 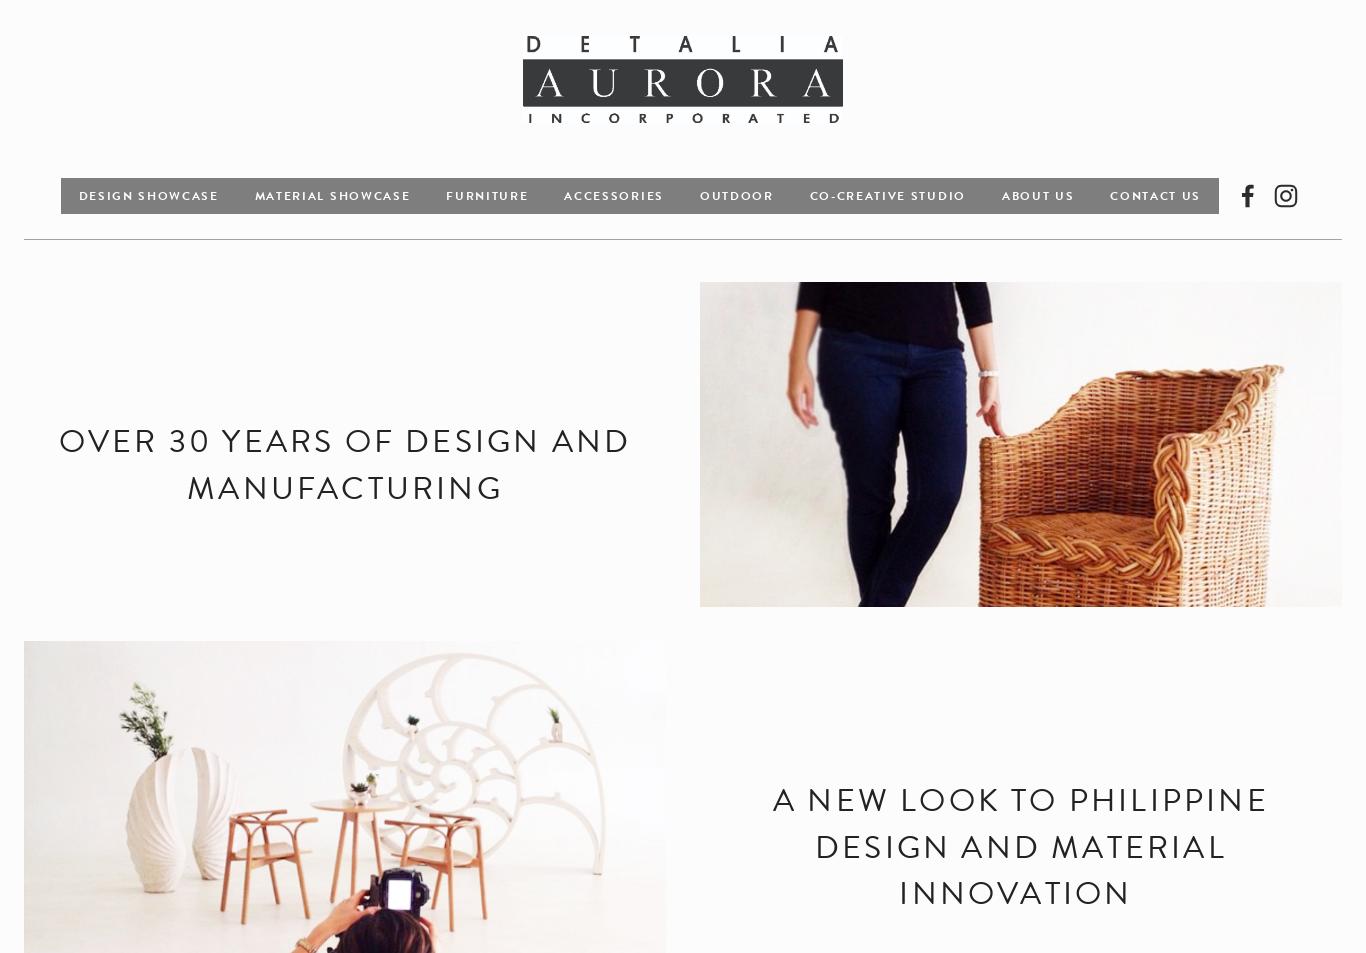 I want to click on 'DESIGN SHOWCASE', so click(x=146, y=193).